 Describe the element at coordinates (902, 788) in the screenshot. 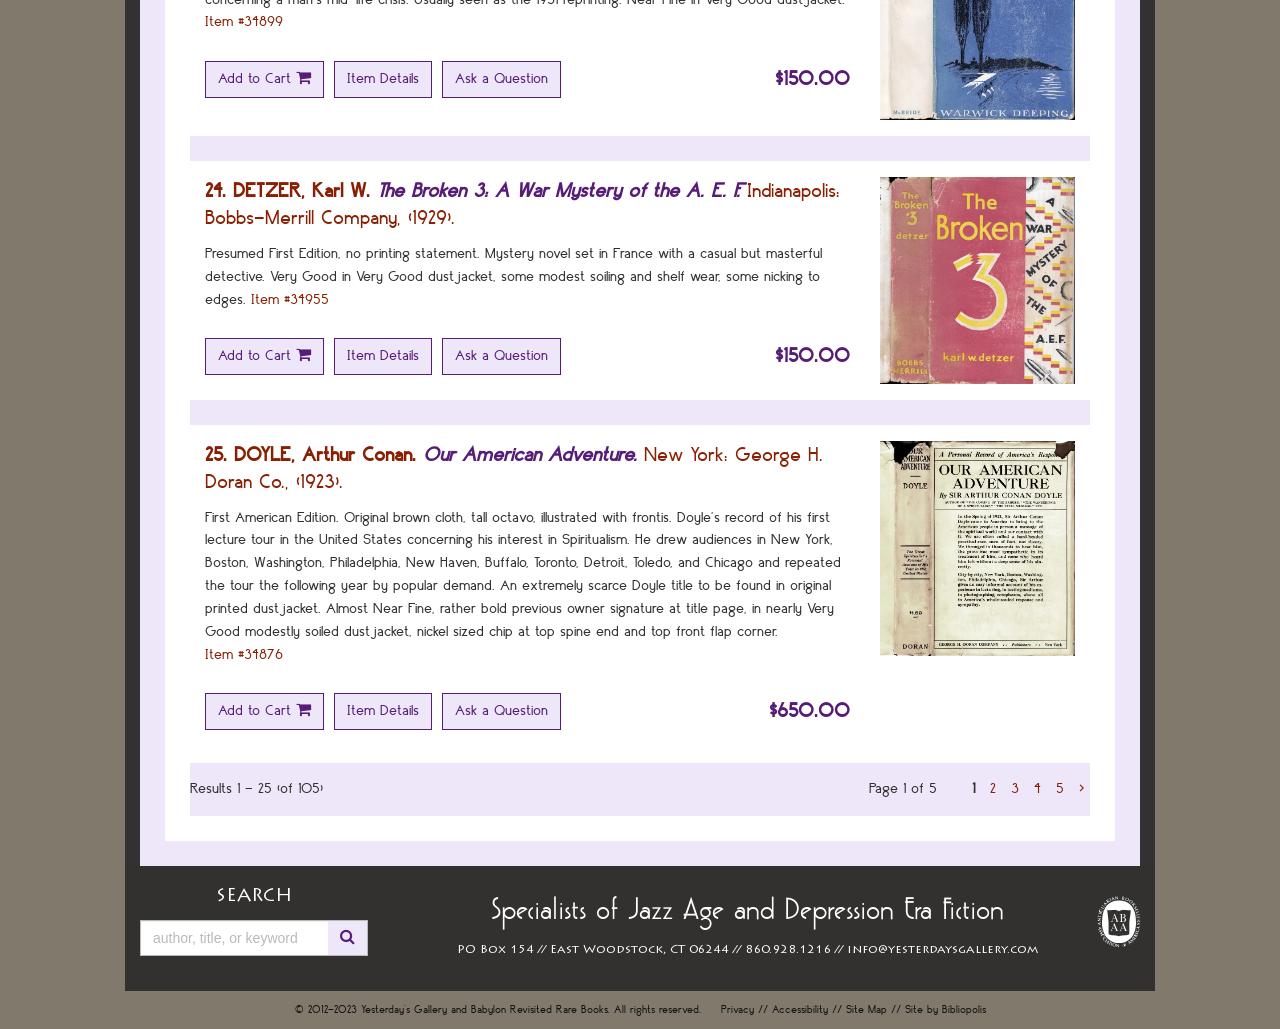

I see `'Page 1 of 5'` at that location.